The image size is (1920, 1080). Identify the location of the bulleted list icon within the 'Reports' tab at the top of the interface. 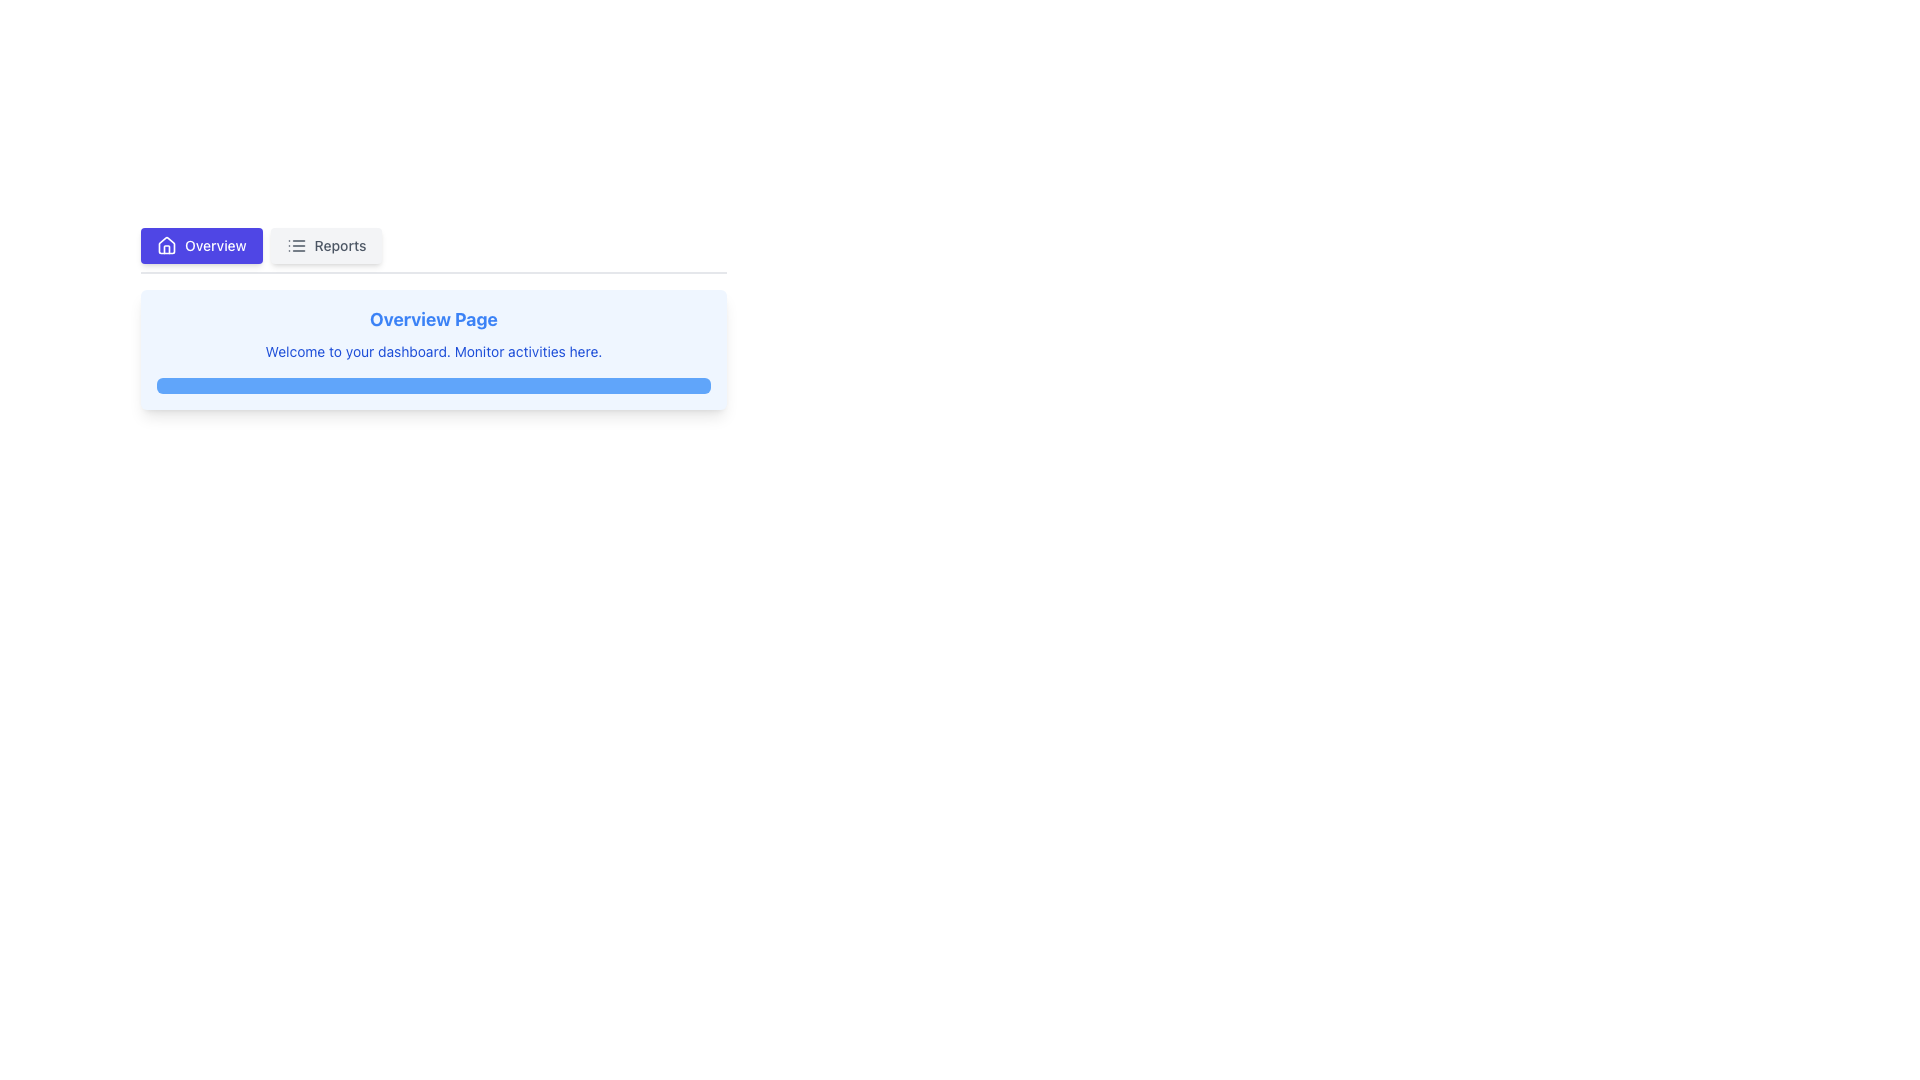
(295, 245).